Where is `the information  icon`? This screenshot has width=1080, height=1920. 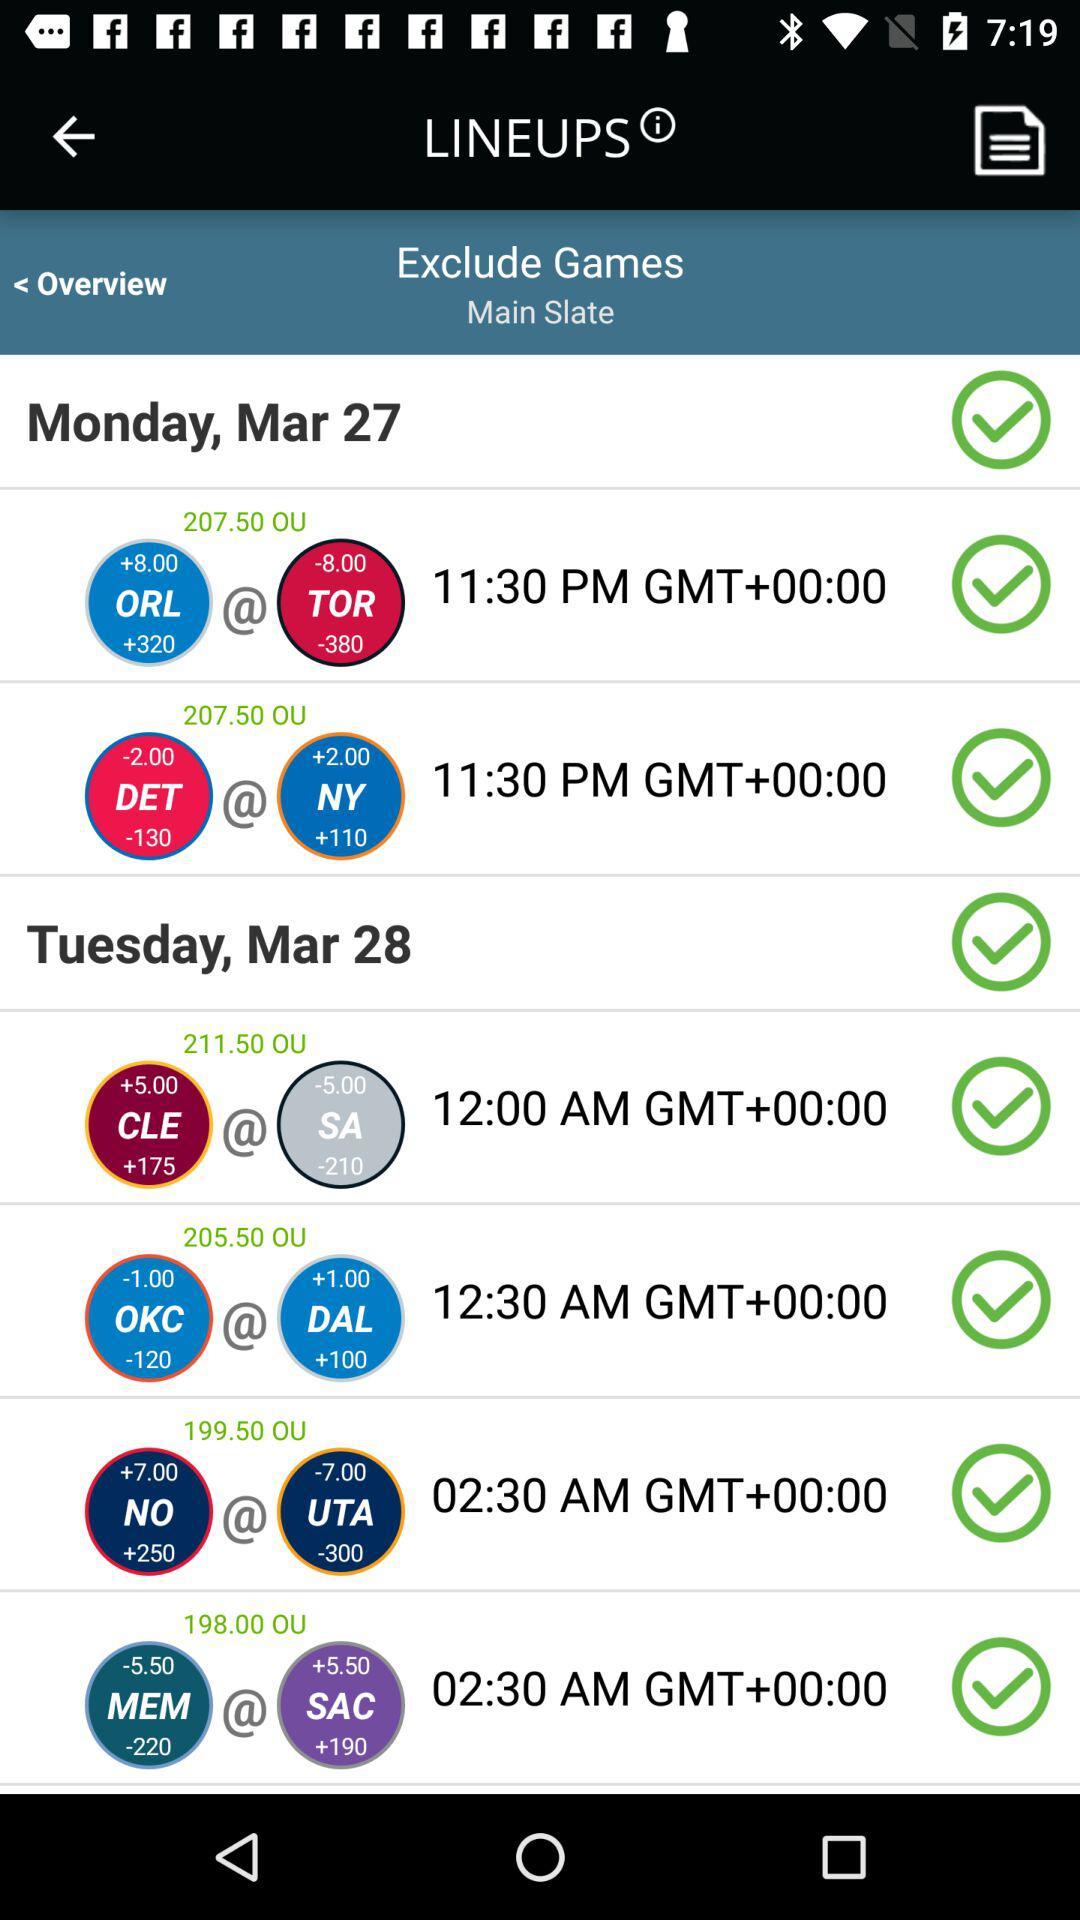
the information  icon is located at coordinates (655, 123).